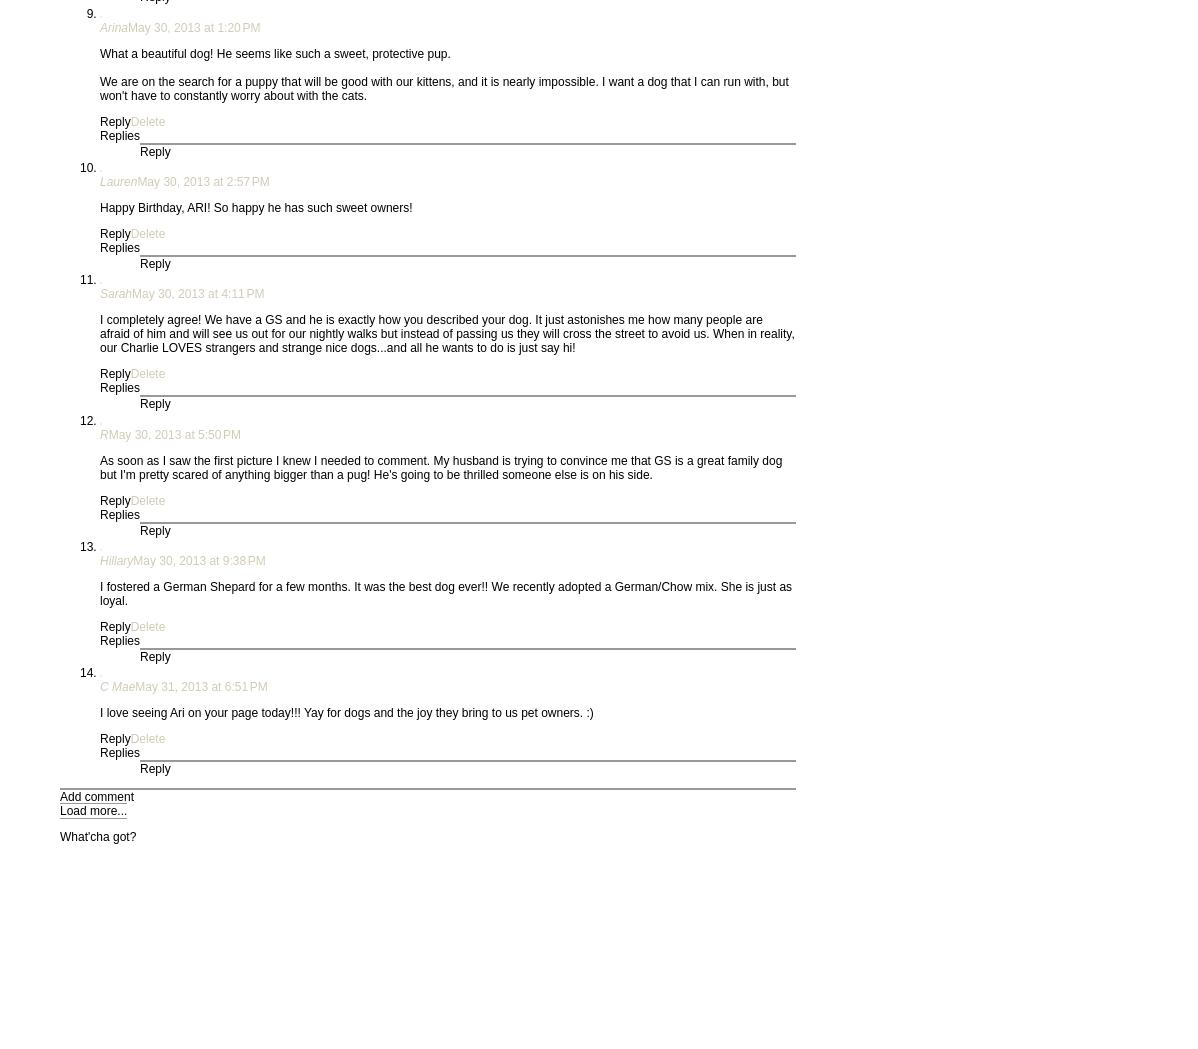 This screenshot has width=1198, height=1049. I want to click on 'Hillary', so click(115, 561).